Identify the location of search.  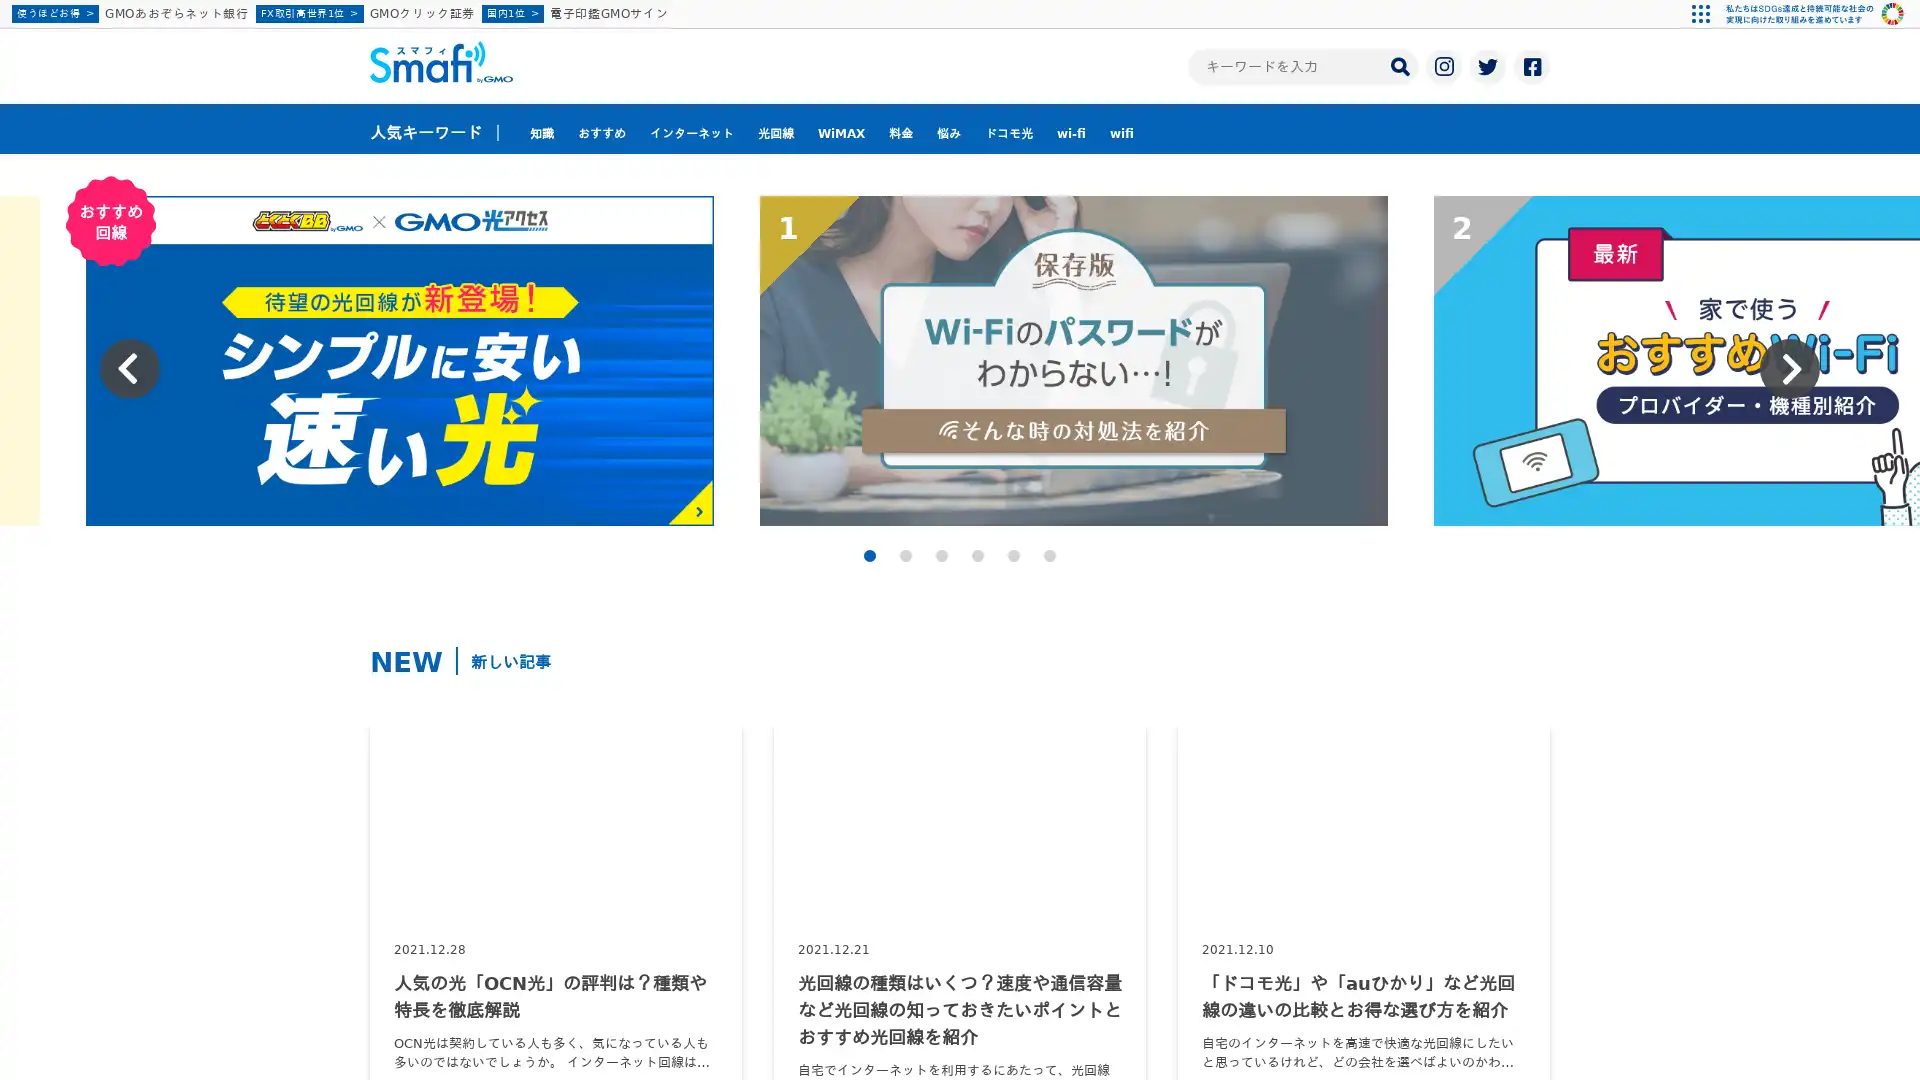
(1399, 64).